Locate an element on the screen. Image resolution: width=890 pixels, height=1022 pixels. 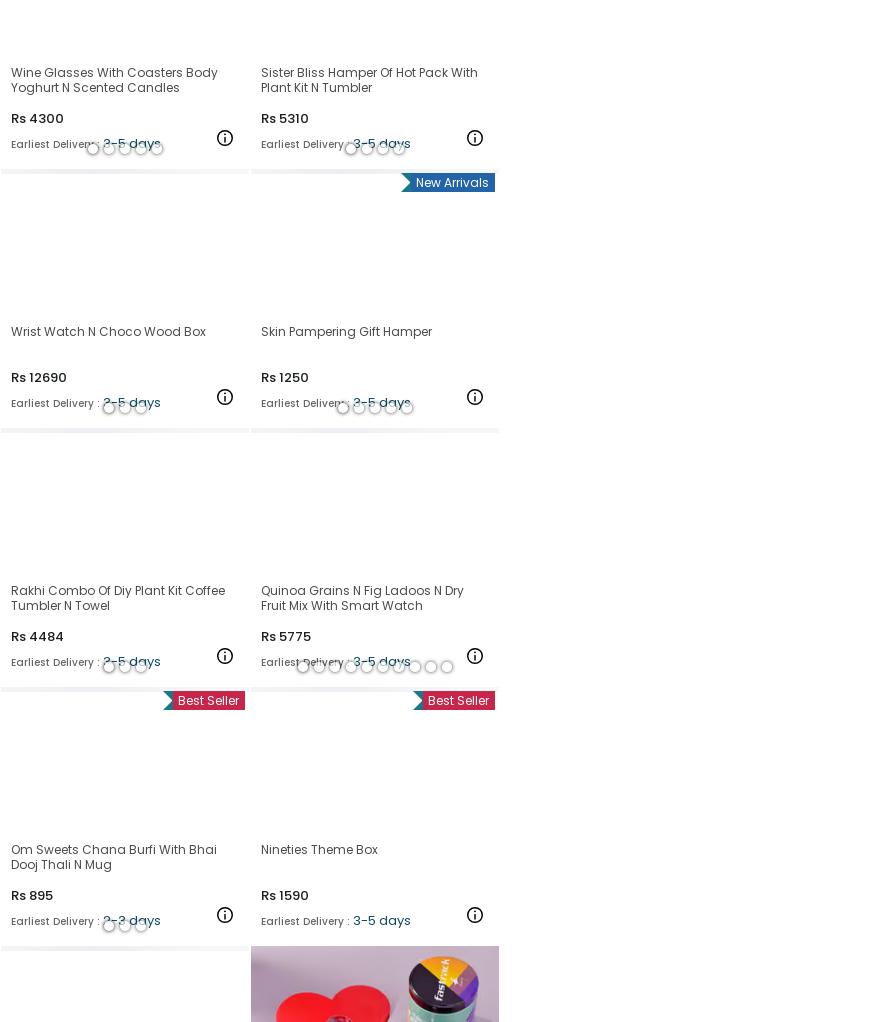
'2-3 days' is located at coordinates (130, 919).